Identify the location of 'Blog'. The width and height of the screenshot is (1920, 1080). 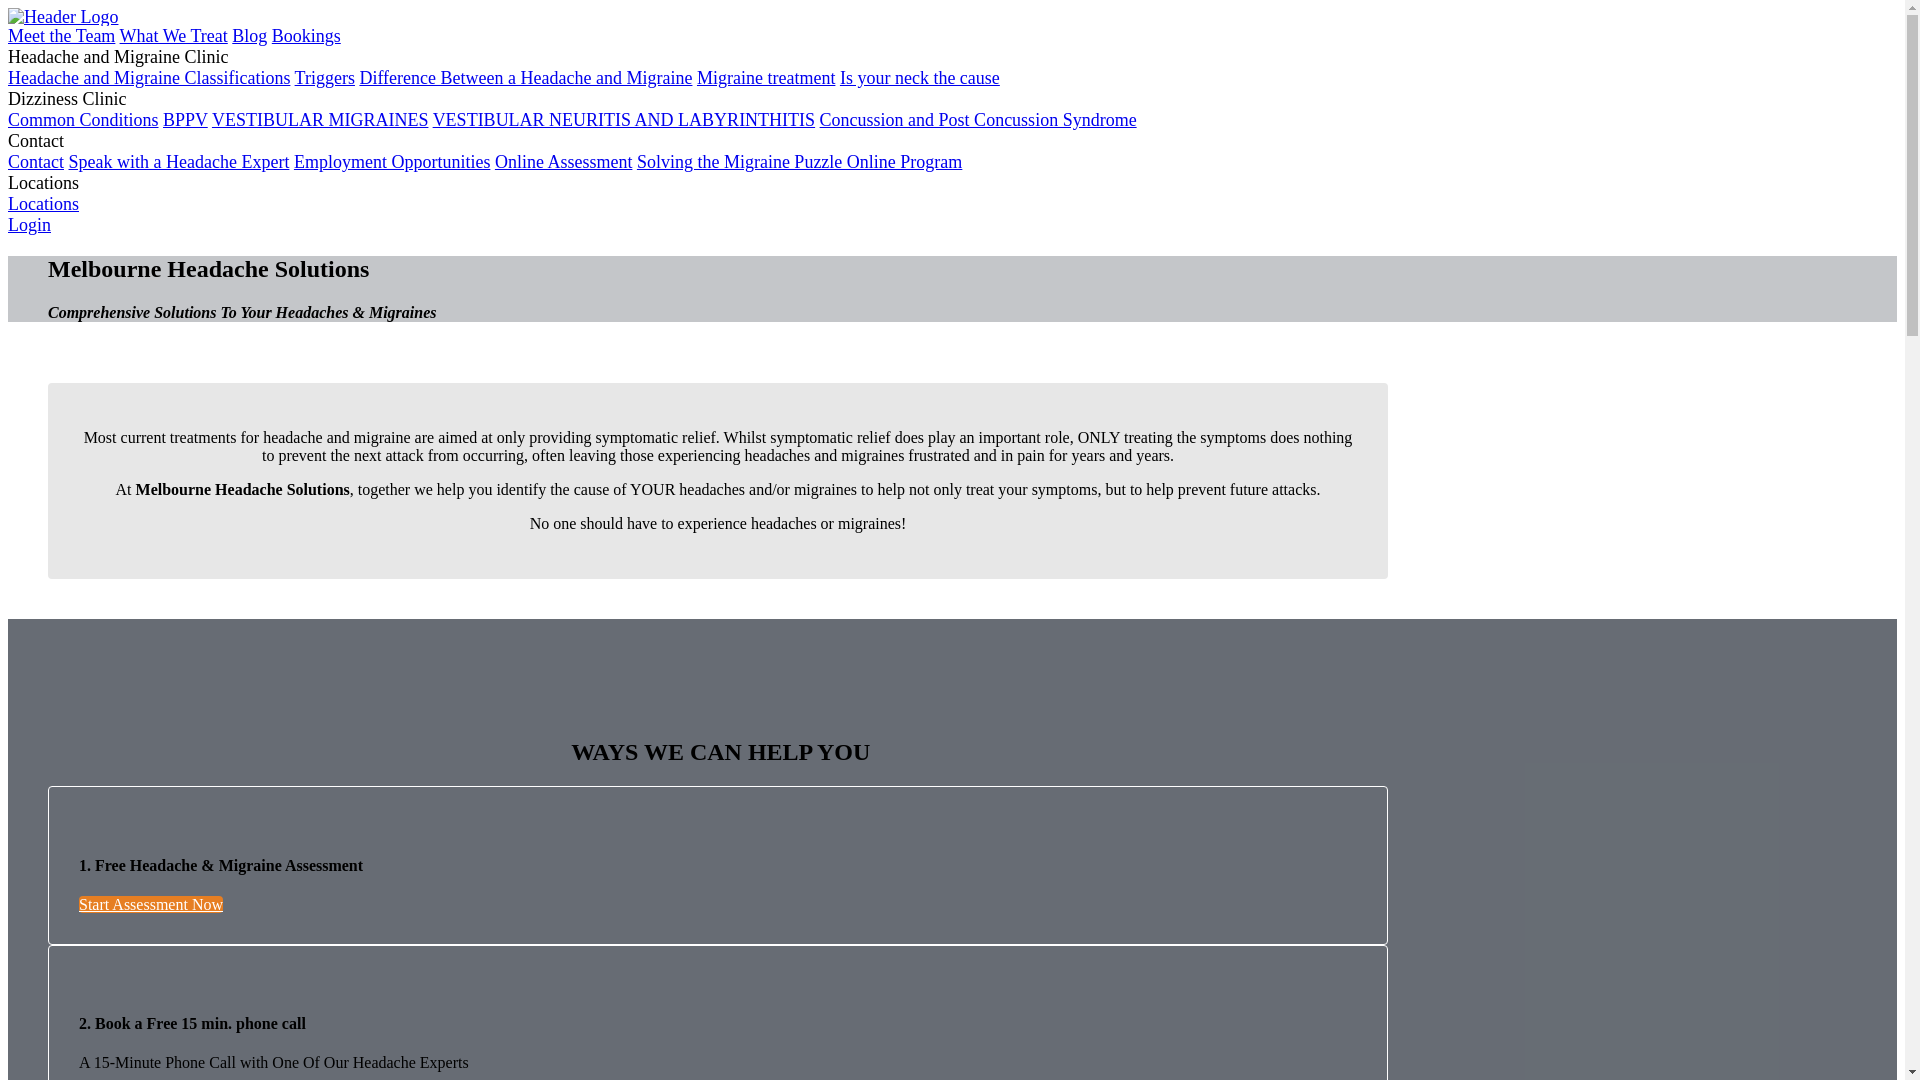
(231, 35).